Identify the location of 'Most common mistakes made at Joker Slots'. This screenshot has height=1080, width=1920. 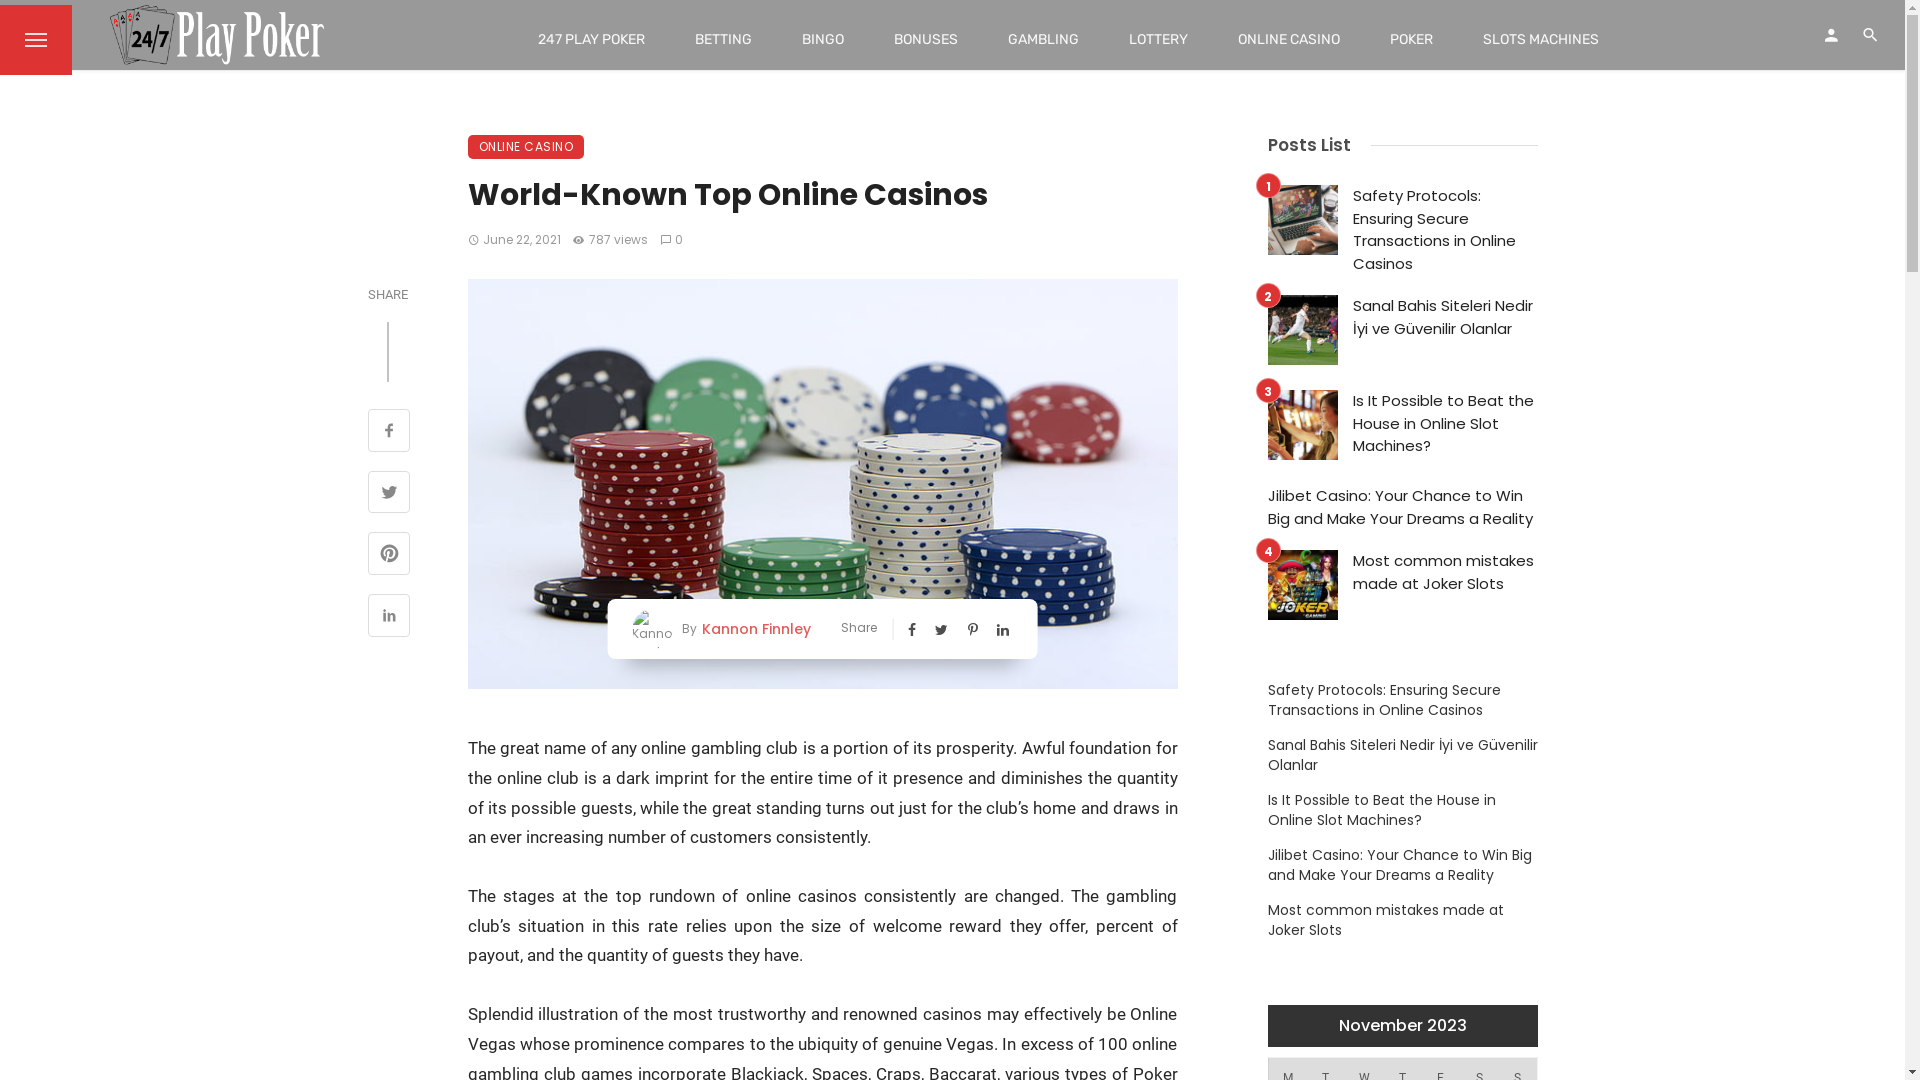
(1401, 920).